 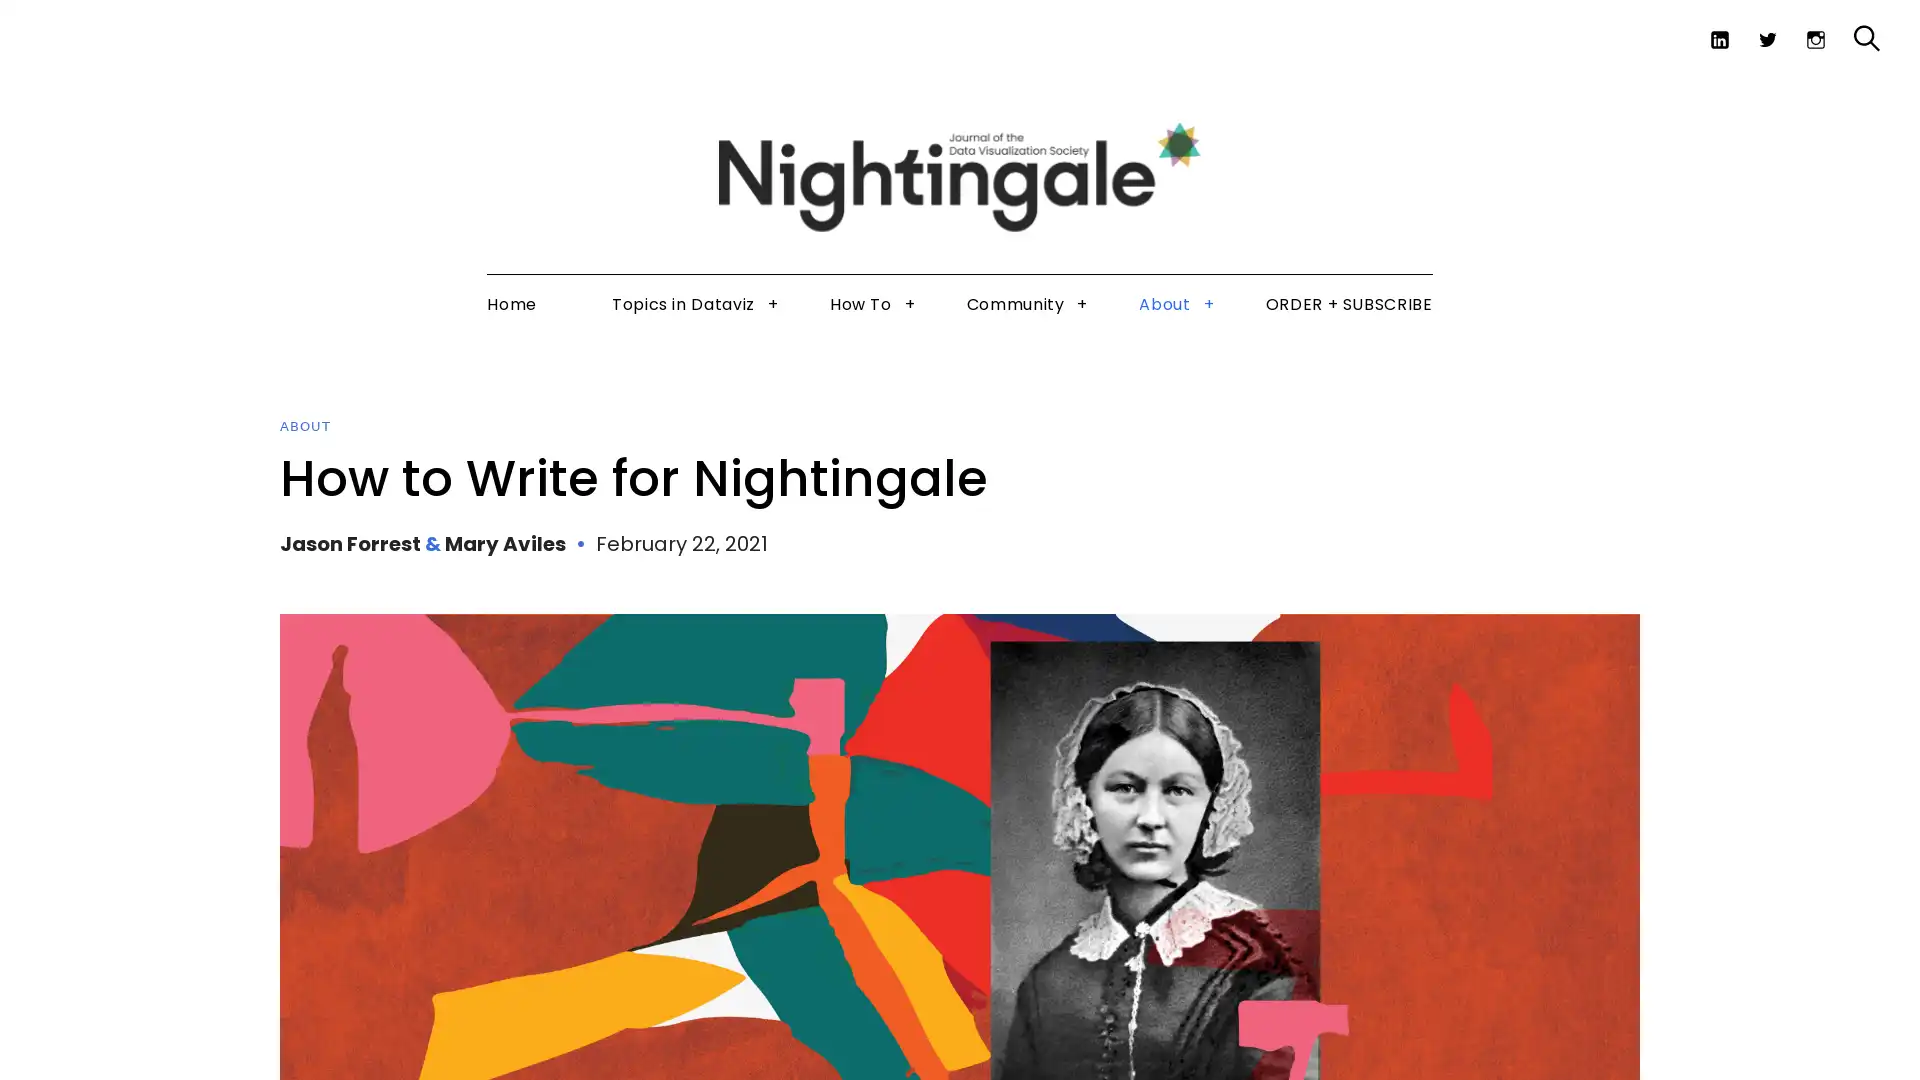 I want to click on Search, so click(x=1866, y=38).